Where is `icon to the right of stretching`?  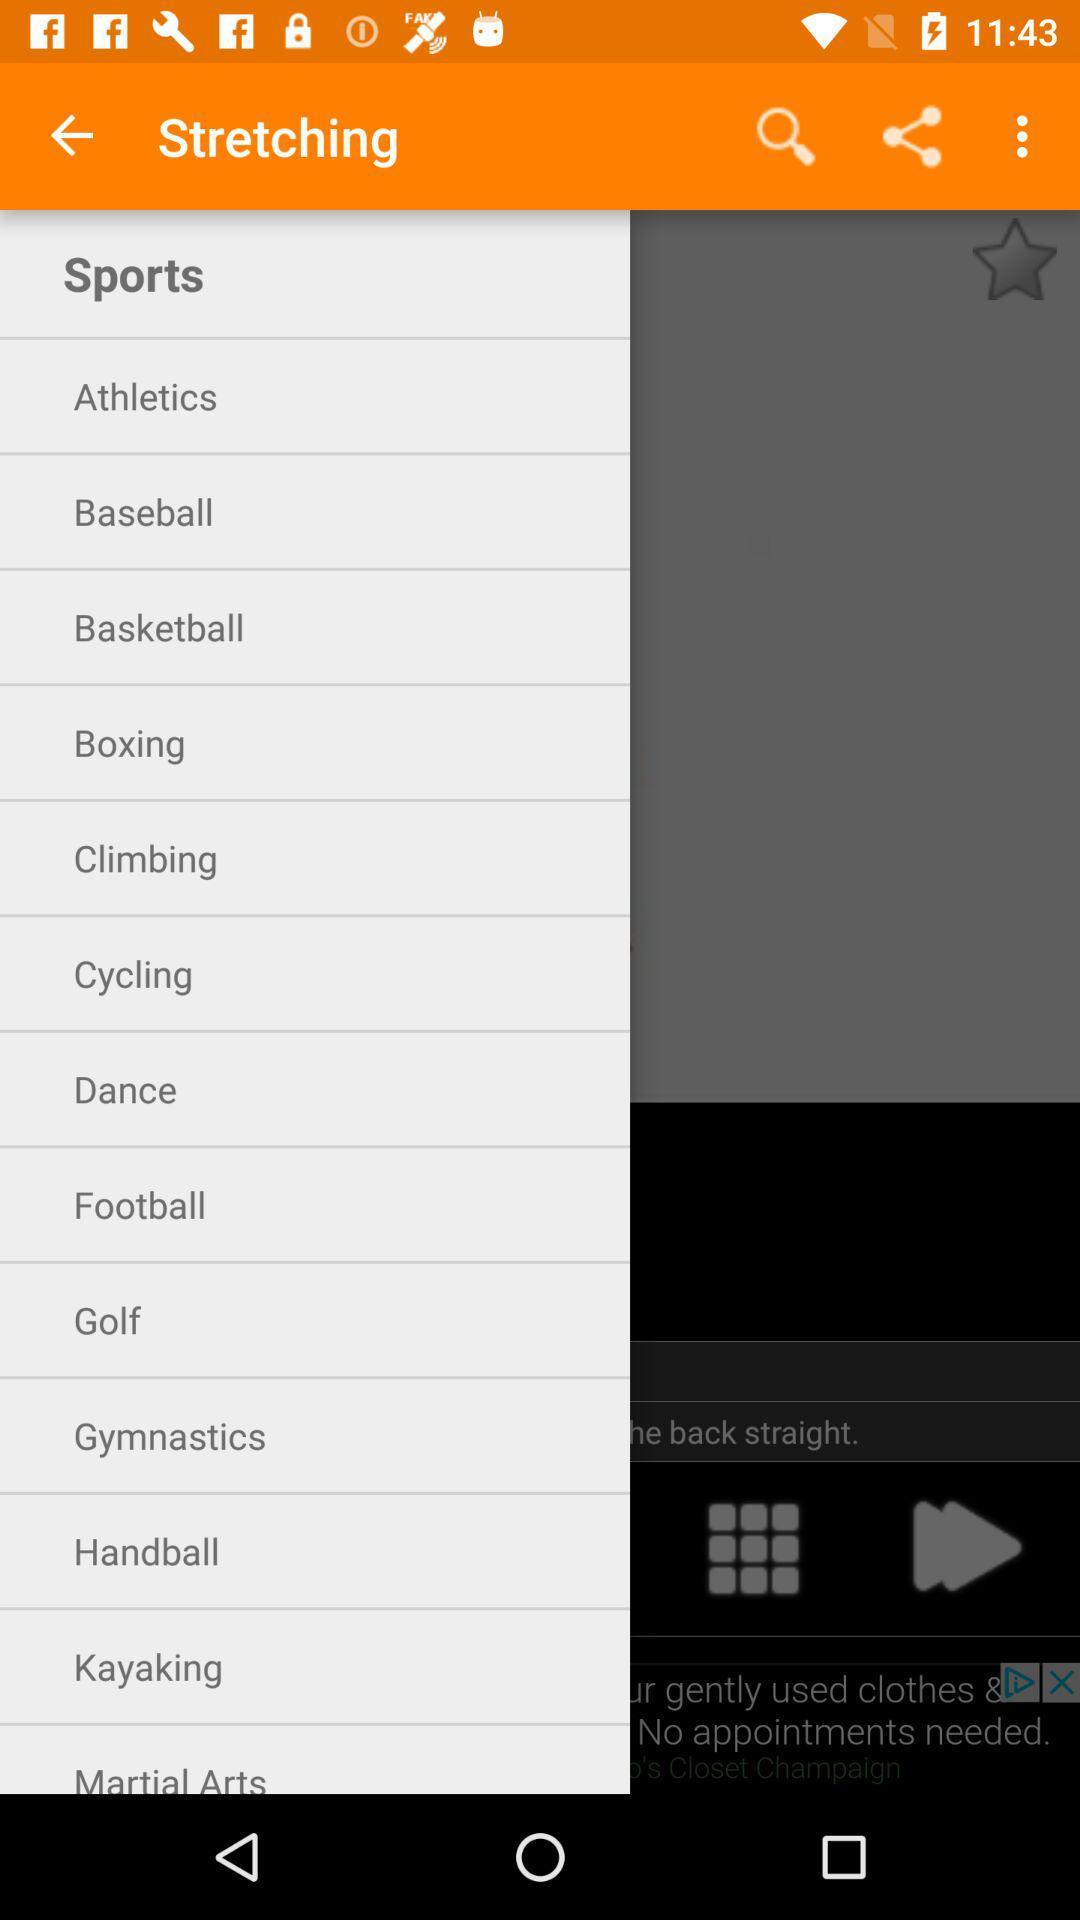 icon to the right of stretching is located at coordinates (785, 135).